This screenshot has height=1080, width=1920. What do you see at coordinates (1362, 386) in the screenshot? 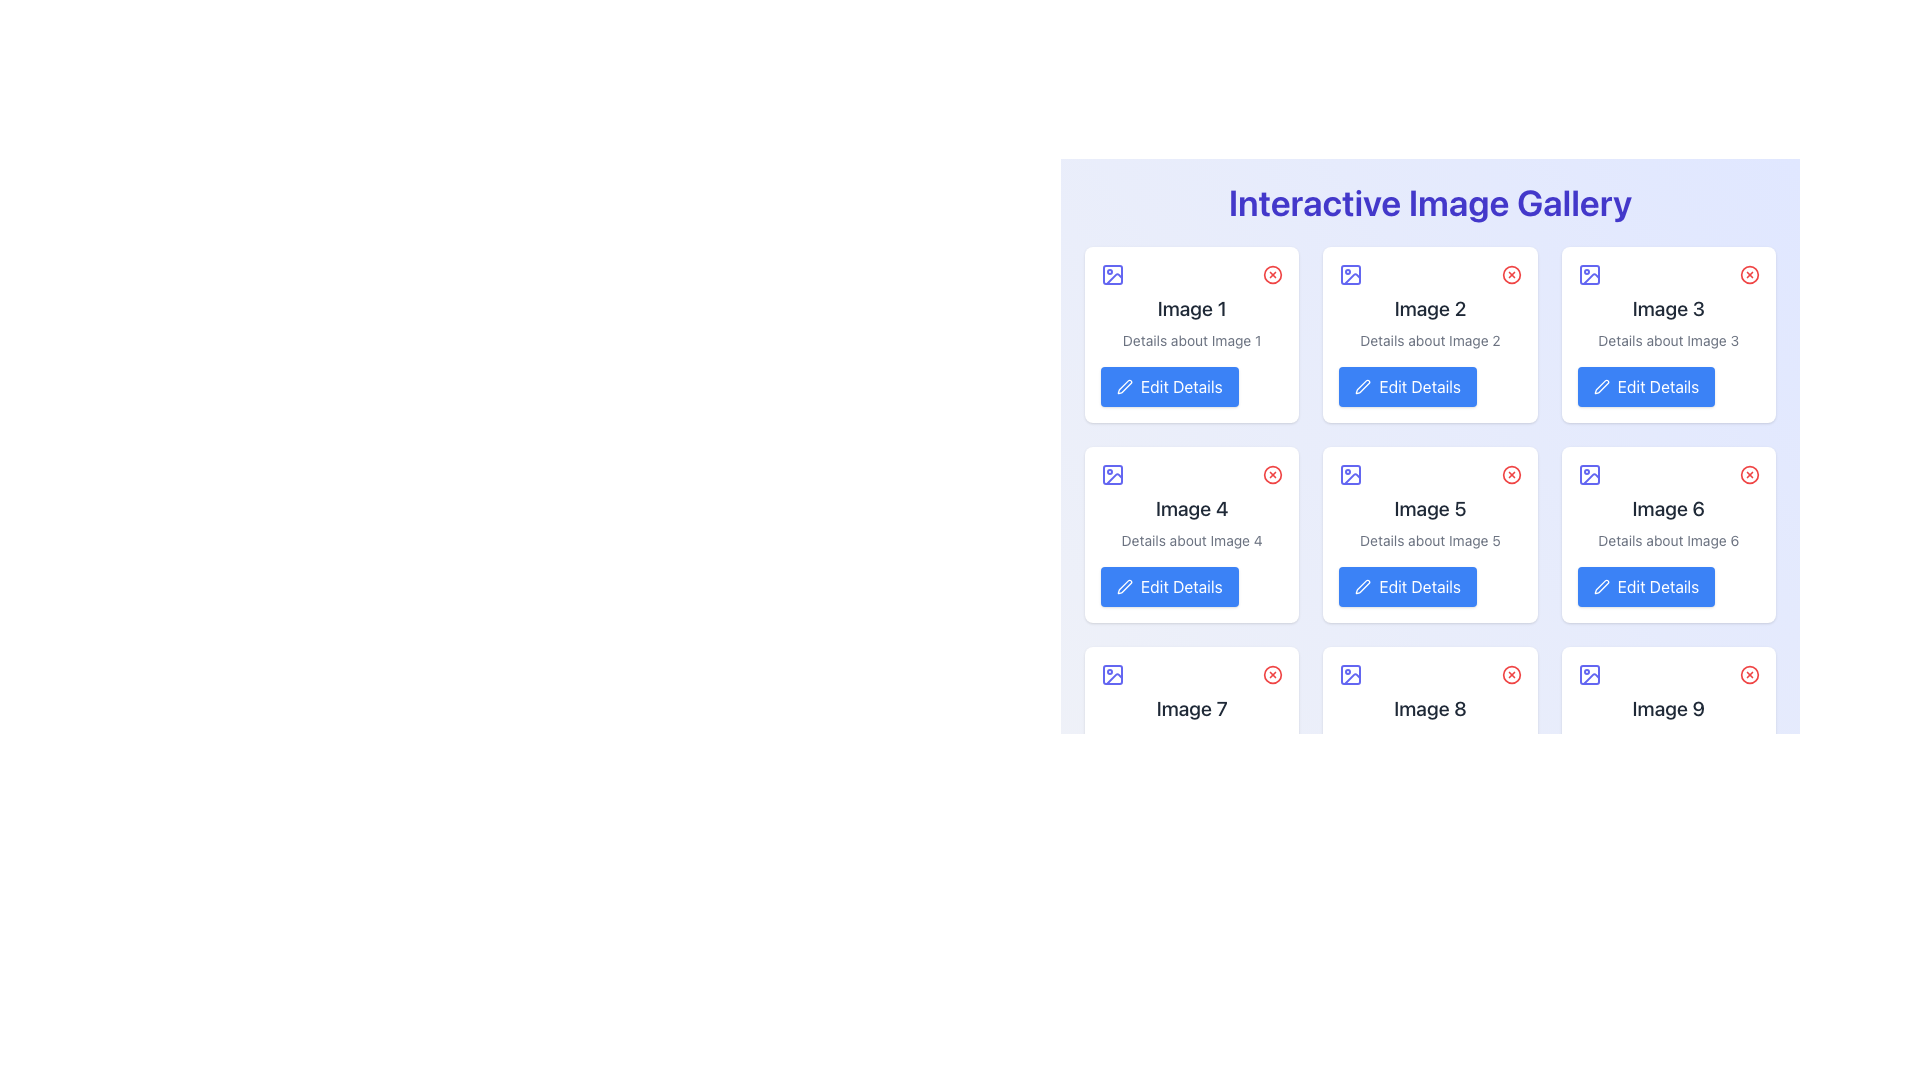
I see `the pen icon, which signifies the 'Edit Details' functionality, located within the 'Edit Details' button of the 'Image 2' card in the image gallery` at bounding box center [1362, 386].